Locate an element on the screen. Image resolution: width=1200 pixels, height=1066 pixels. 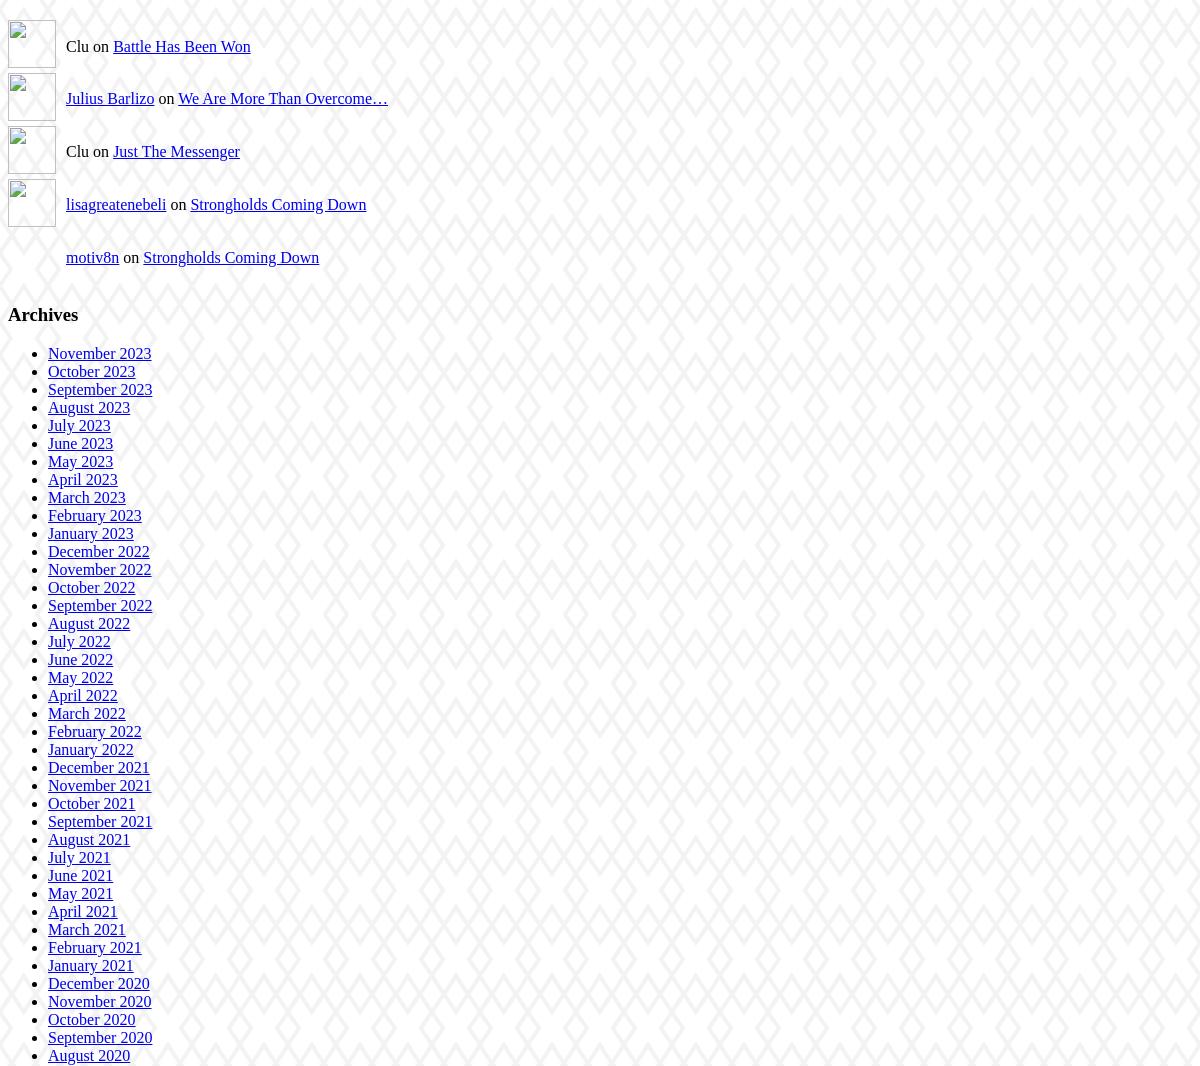
'June 2021' is located at coordinates (48, 874).